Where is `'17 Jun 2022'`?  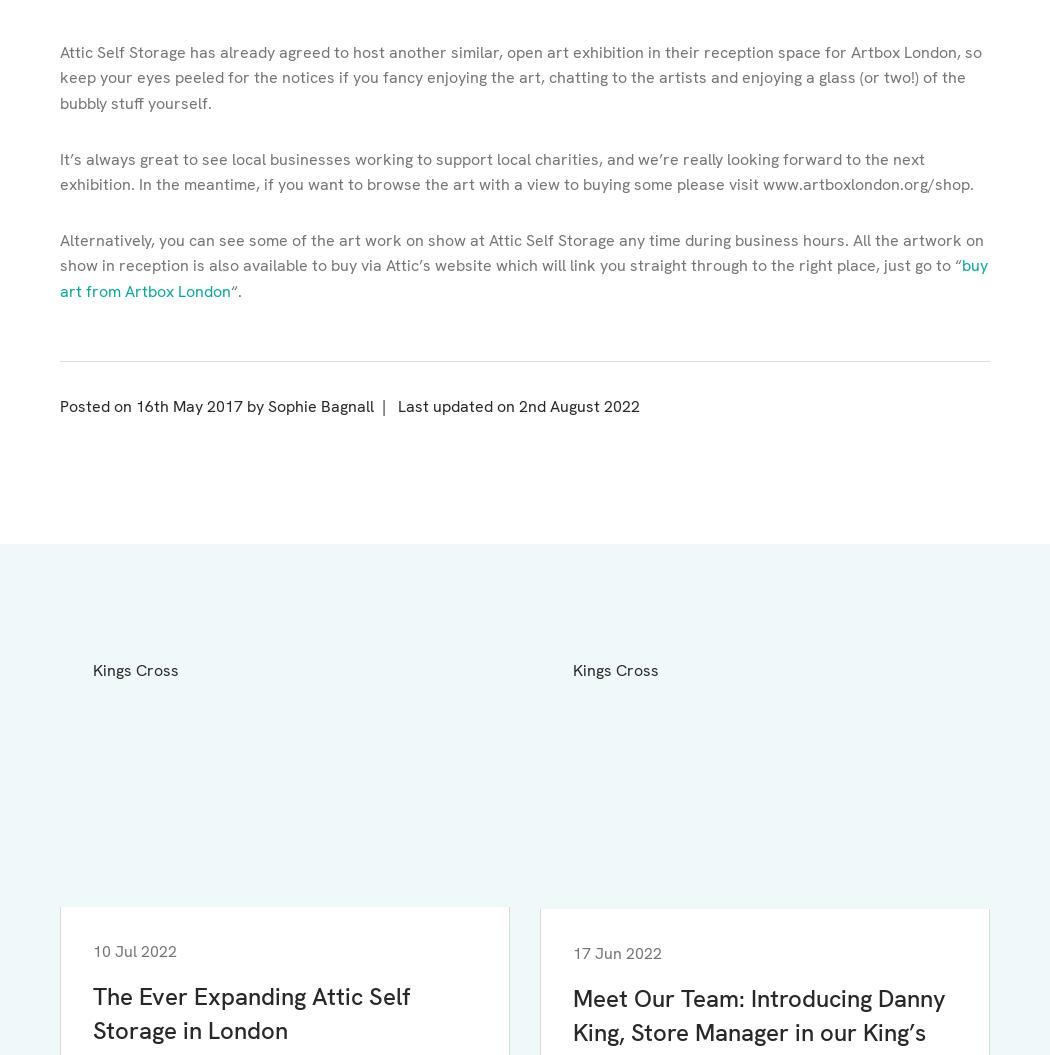 '17 Jun 2022' is located at coordinates (571, 952).